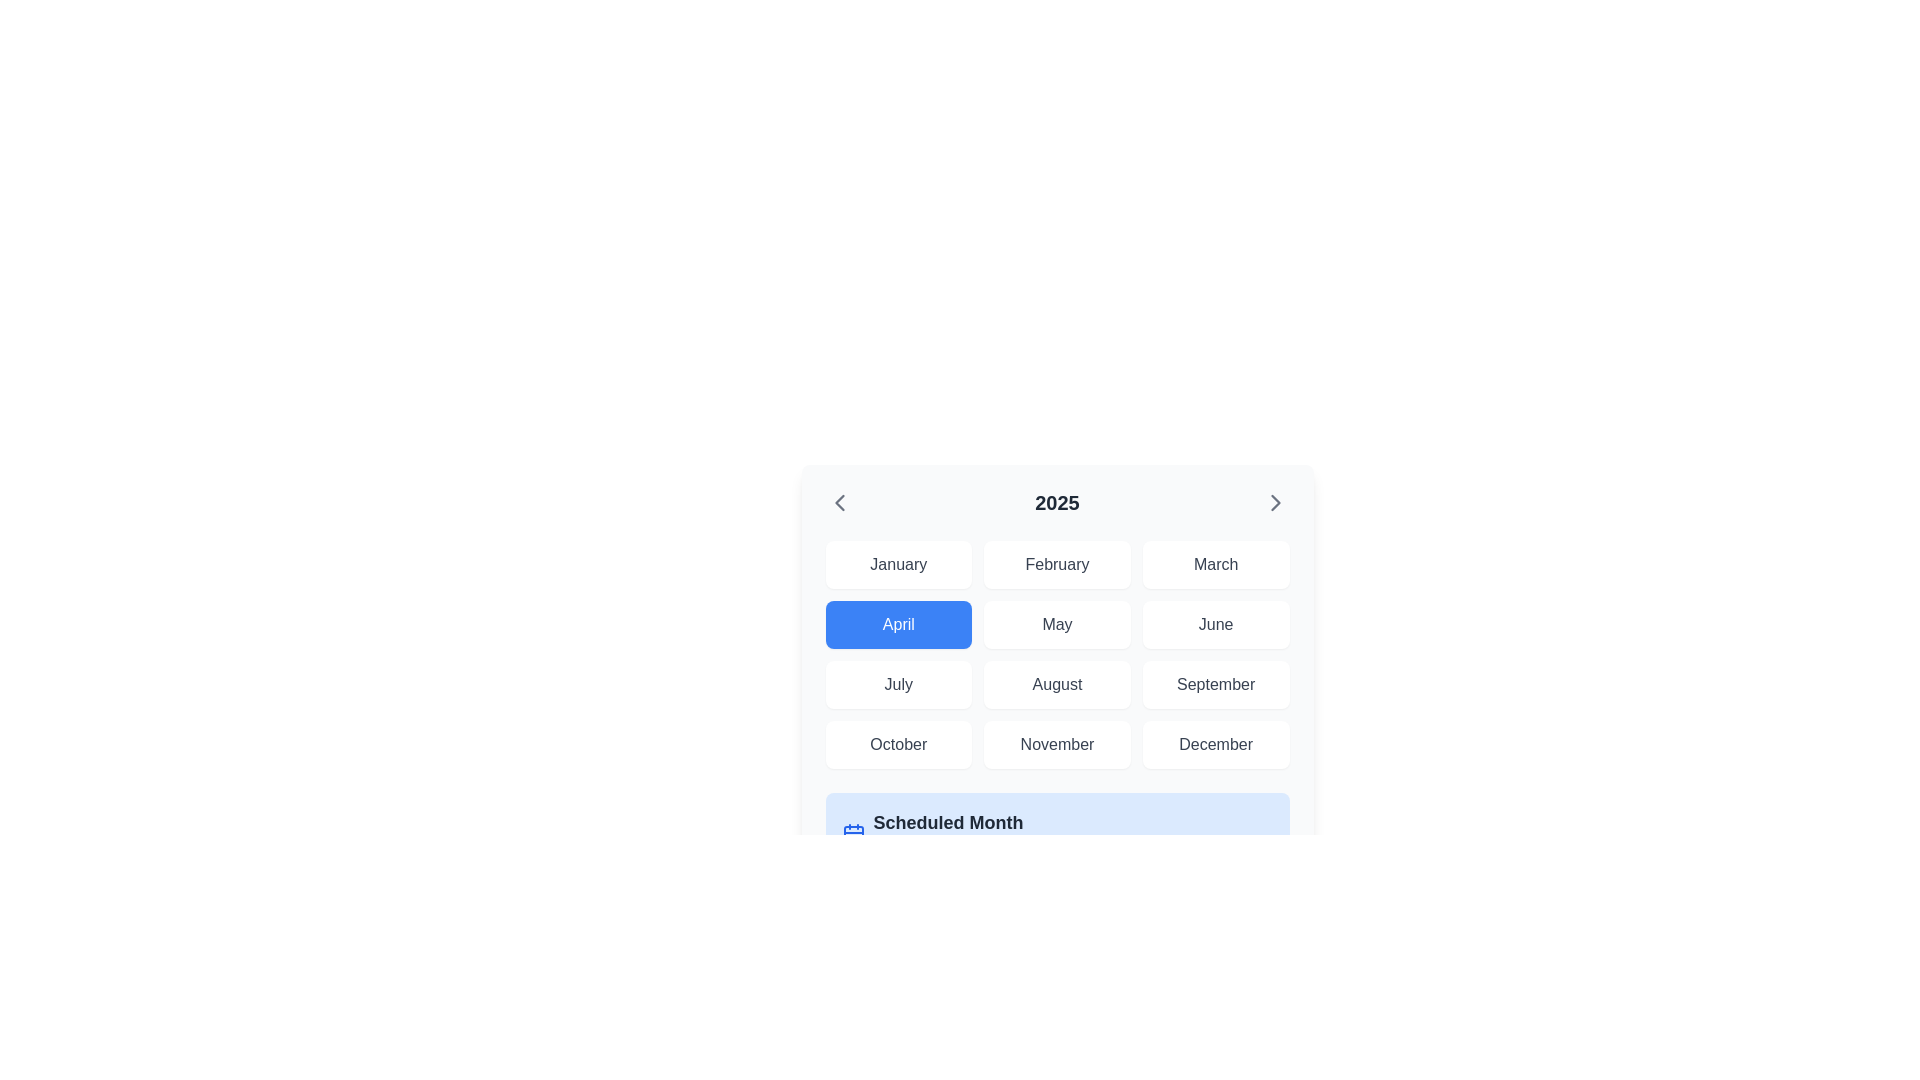 This screenshot has height=1080, width=1920. I want to click on the 'March' button, which is a rectangular button with a white background and gray text, located in the grid layout of month names, so click(1215, 564).